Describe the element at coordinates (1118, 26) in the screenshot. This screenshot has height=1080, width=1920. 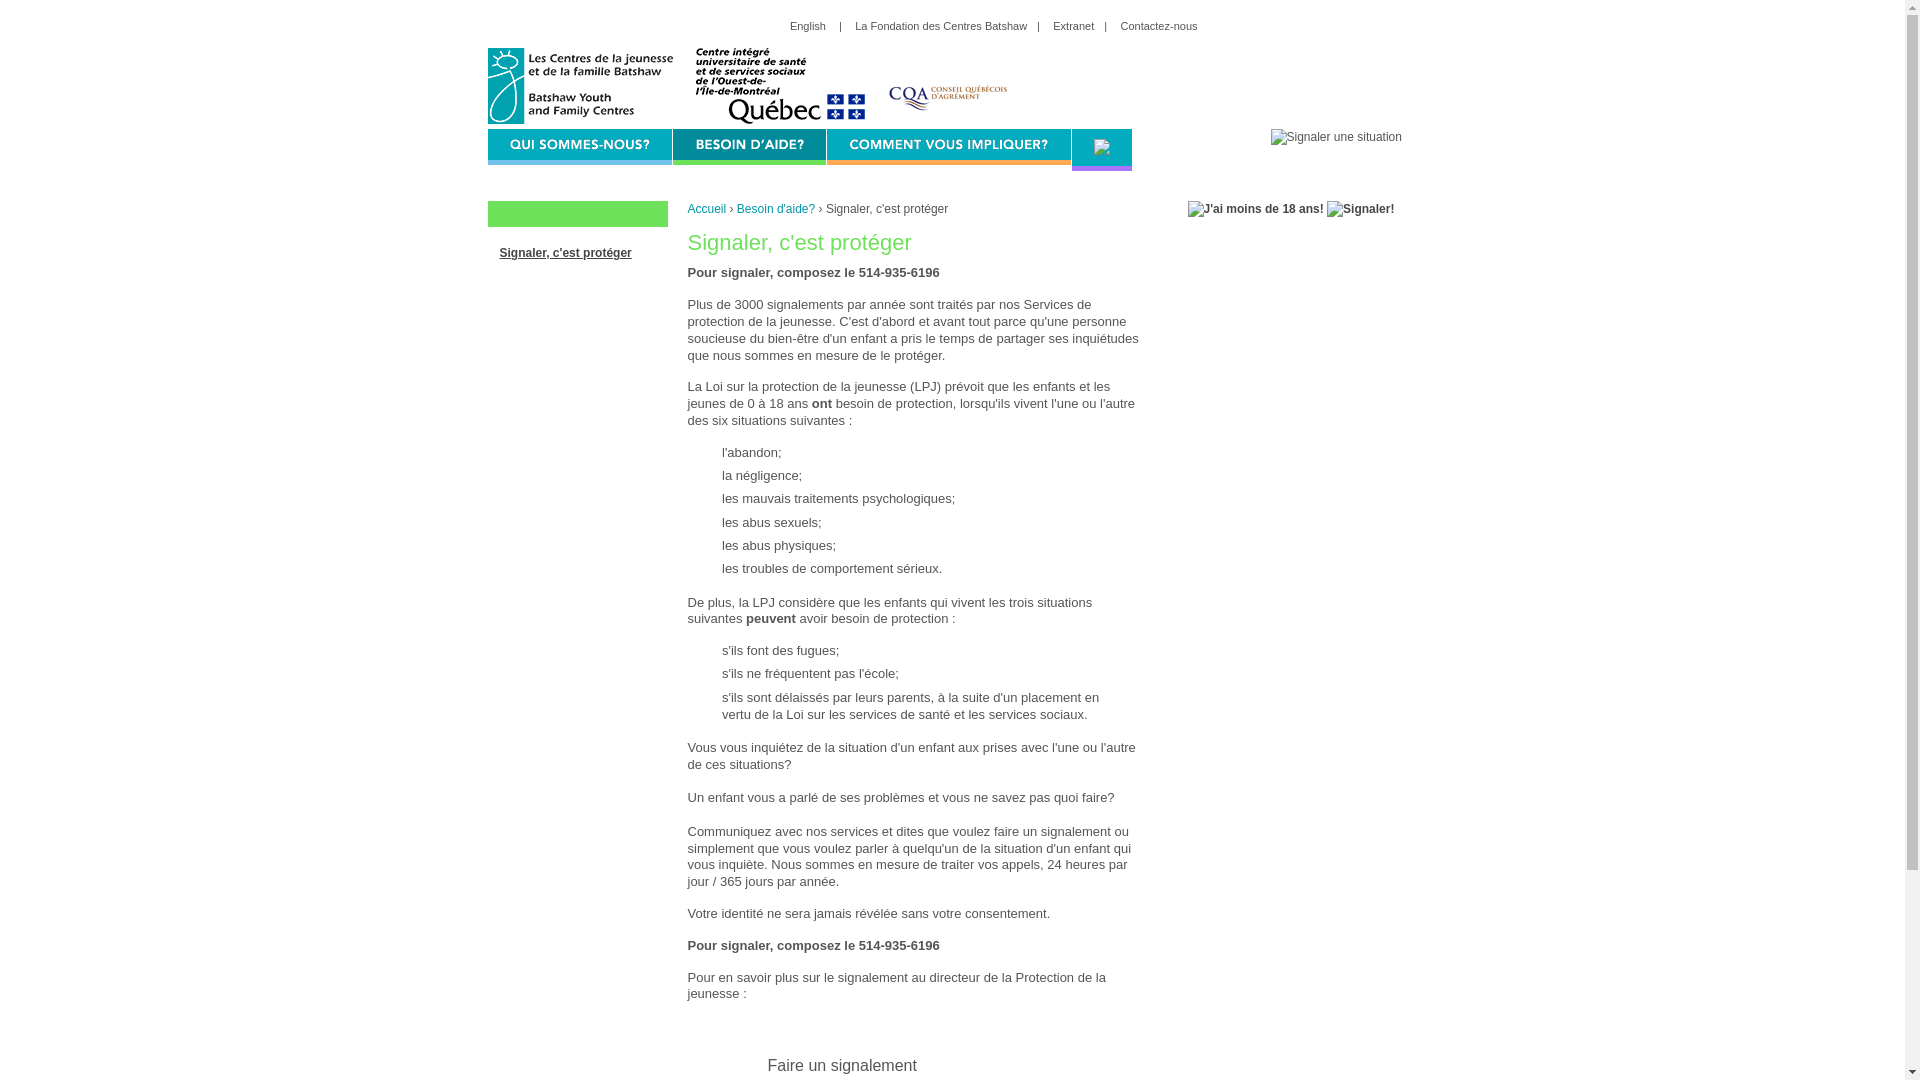
I see `'Contactez-nous'` at that location.